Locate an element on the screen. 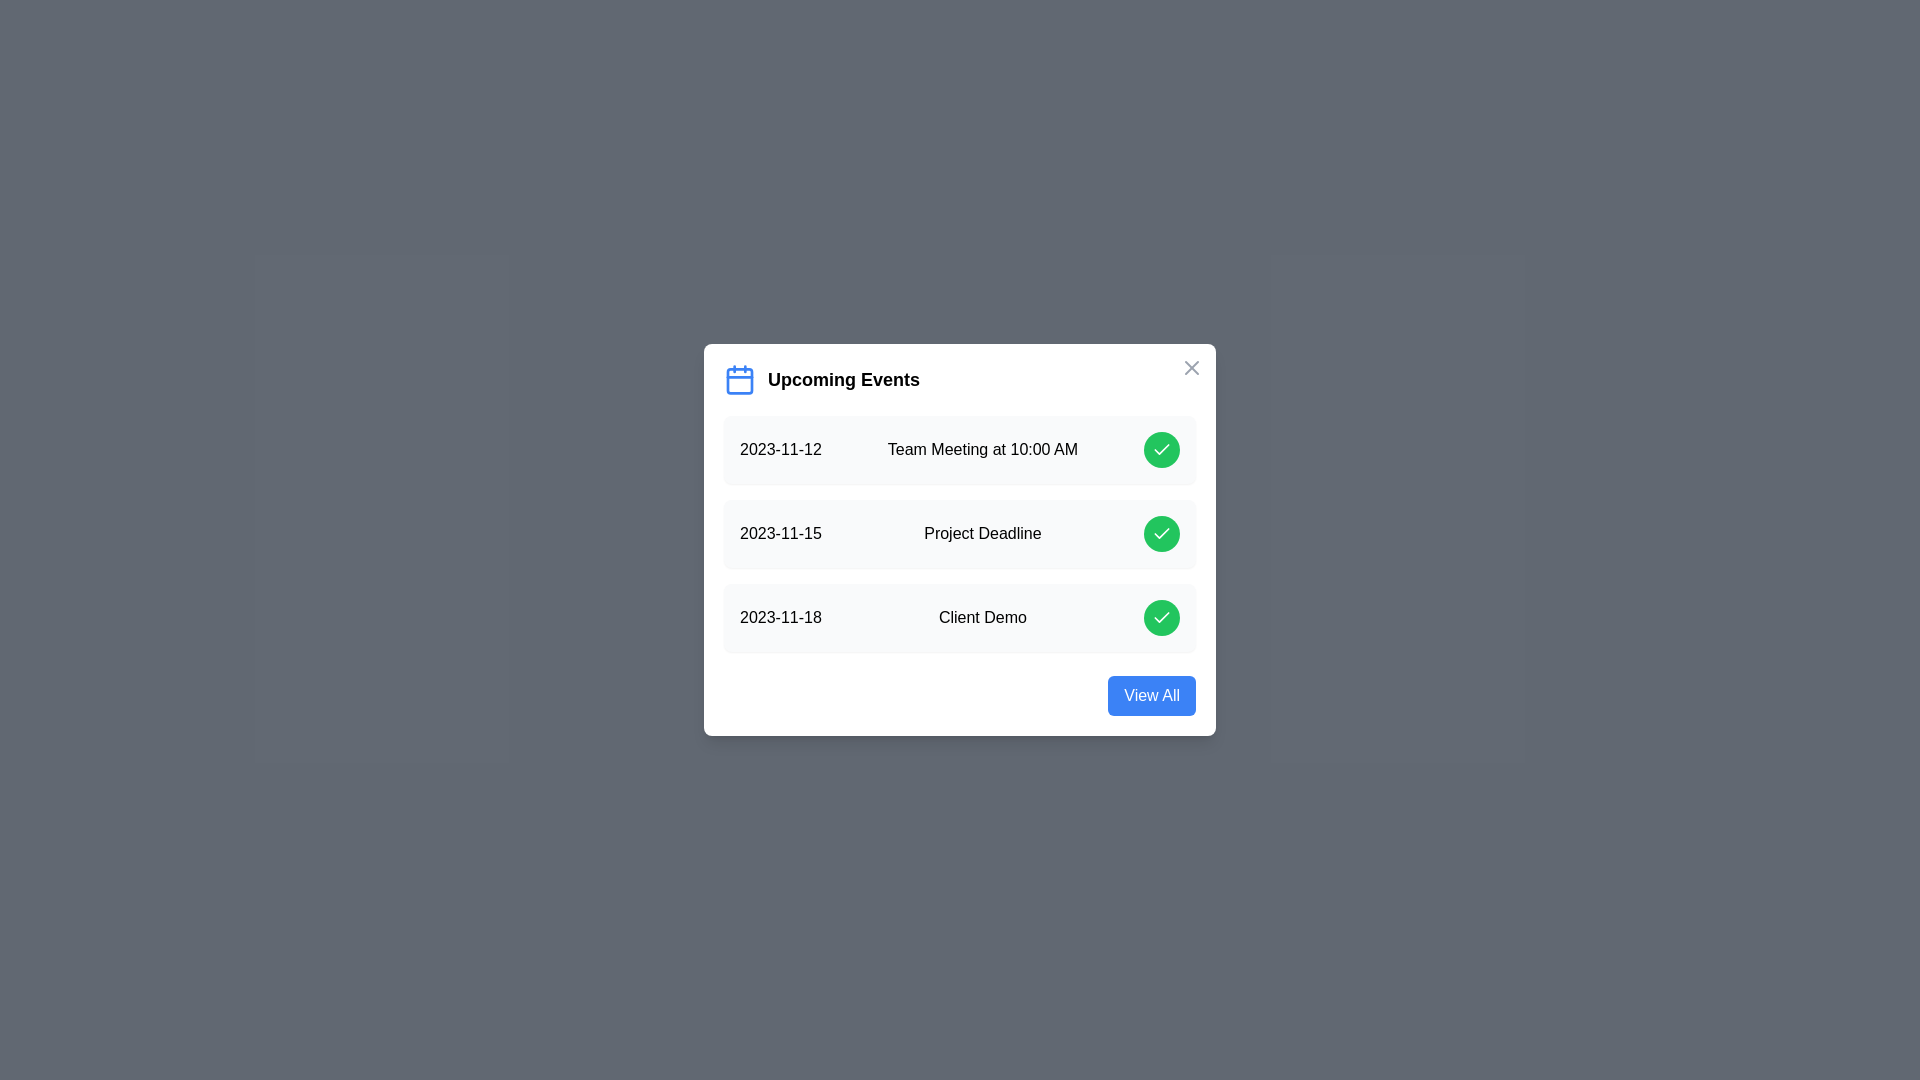  the 'View All' button to view all events is located at coordinates (1152, 694).